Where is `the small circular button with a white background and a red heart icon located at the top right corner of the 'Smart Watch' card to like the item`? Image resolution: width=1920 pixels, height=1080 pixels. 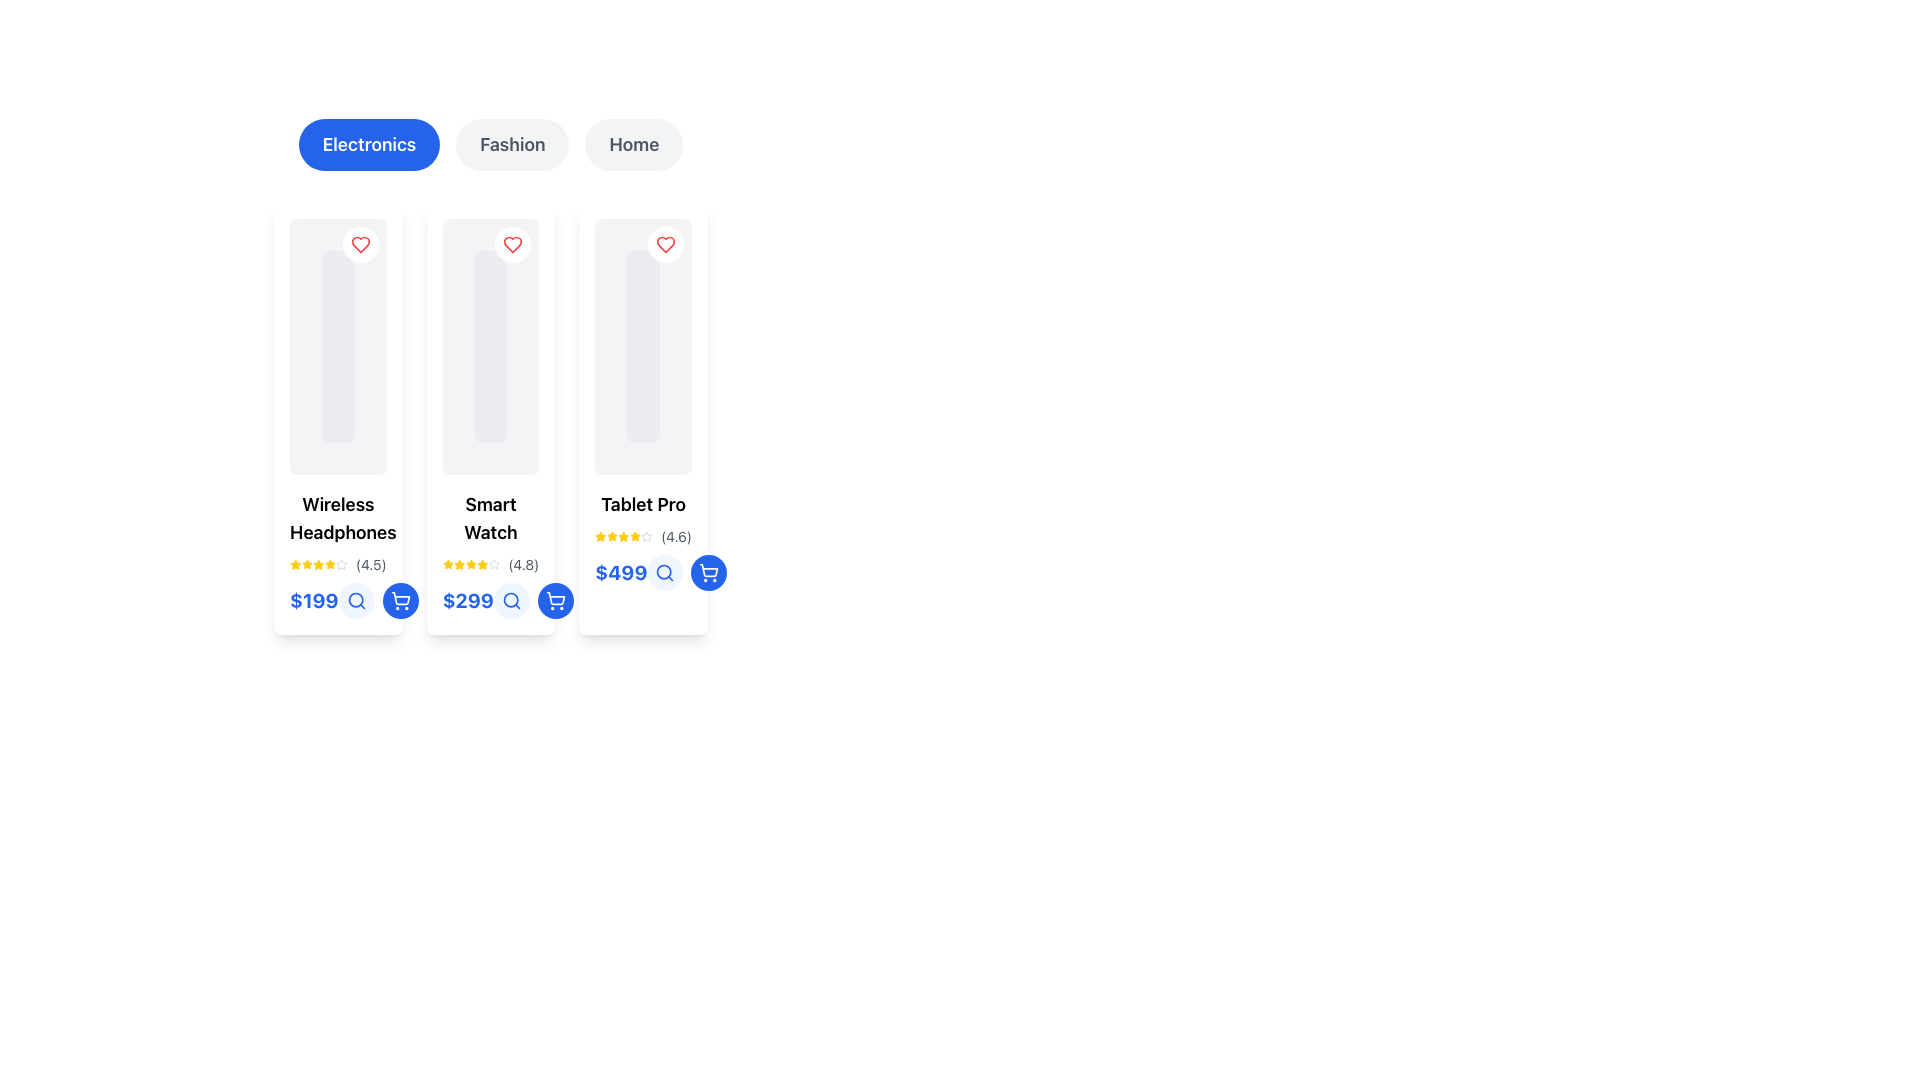 the small circular button with a white background and a red heart icon located at the top right corner of the 'Smart Watch' card to like the item is located at coordinates (513, 244).